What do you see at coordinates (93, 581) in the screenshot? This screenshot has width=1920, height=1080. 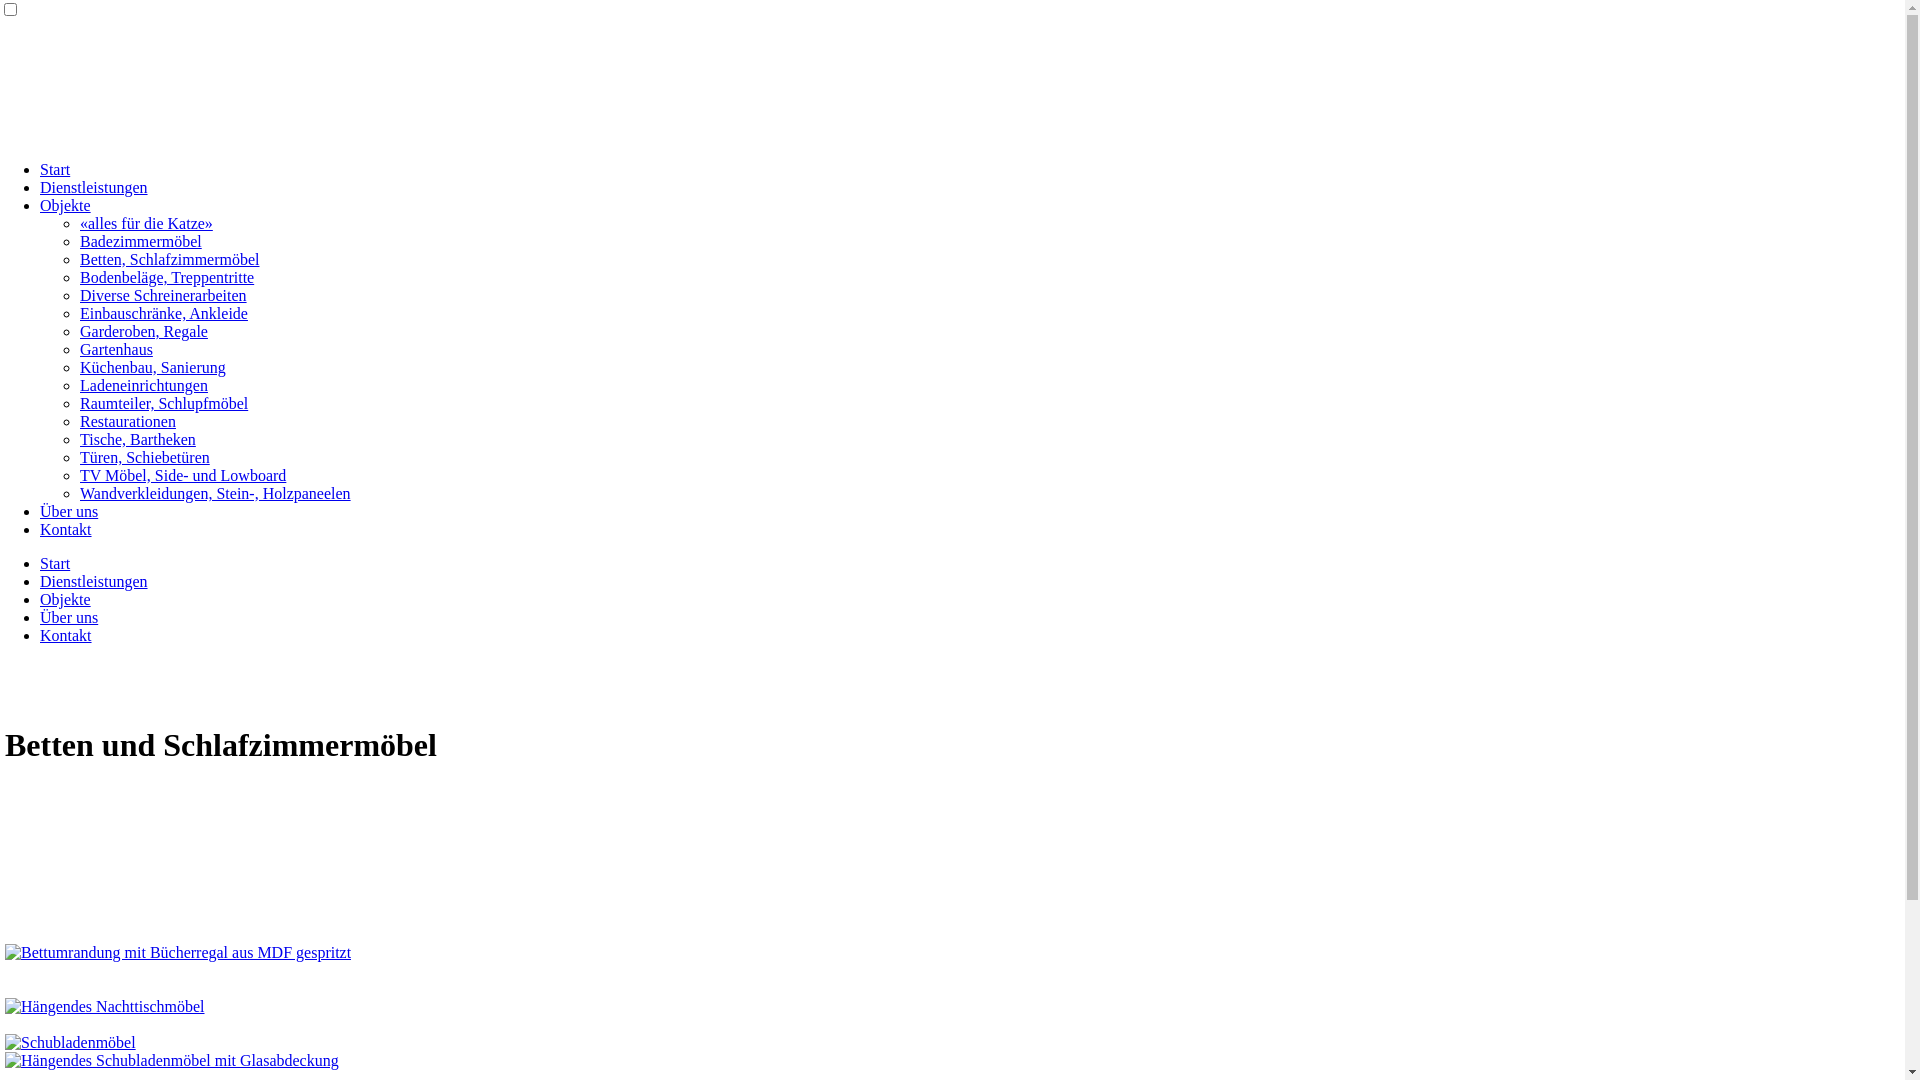 I see `'Dienstleistungen'` at bounding box center [93, 581].